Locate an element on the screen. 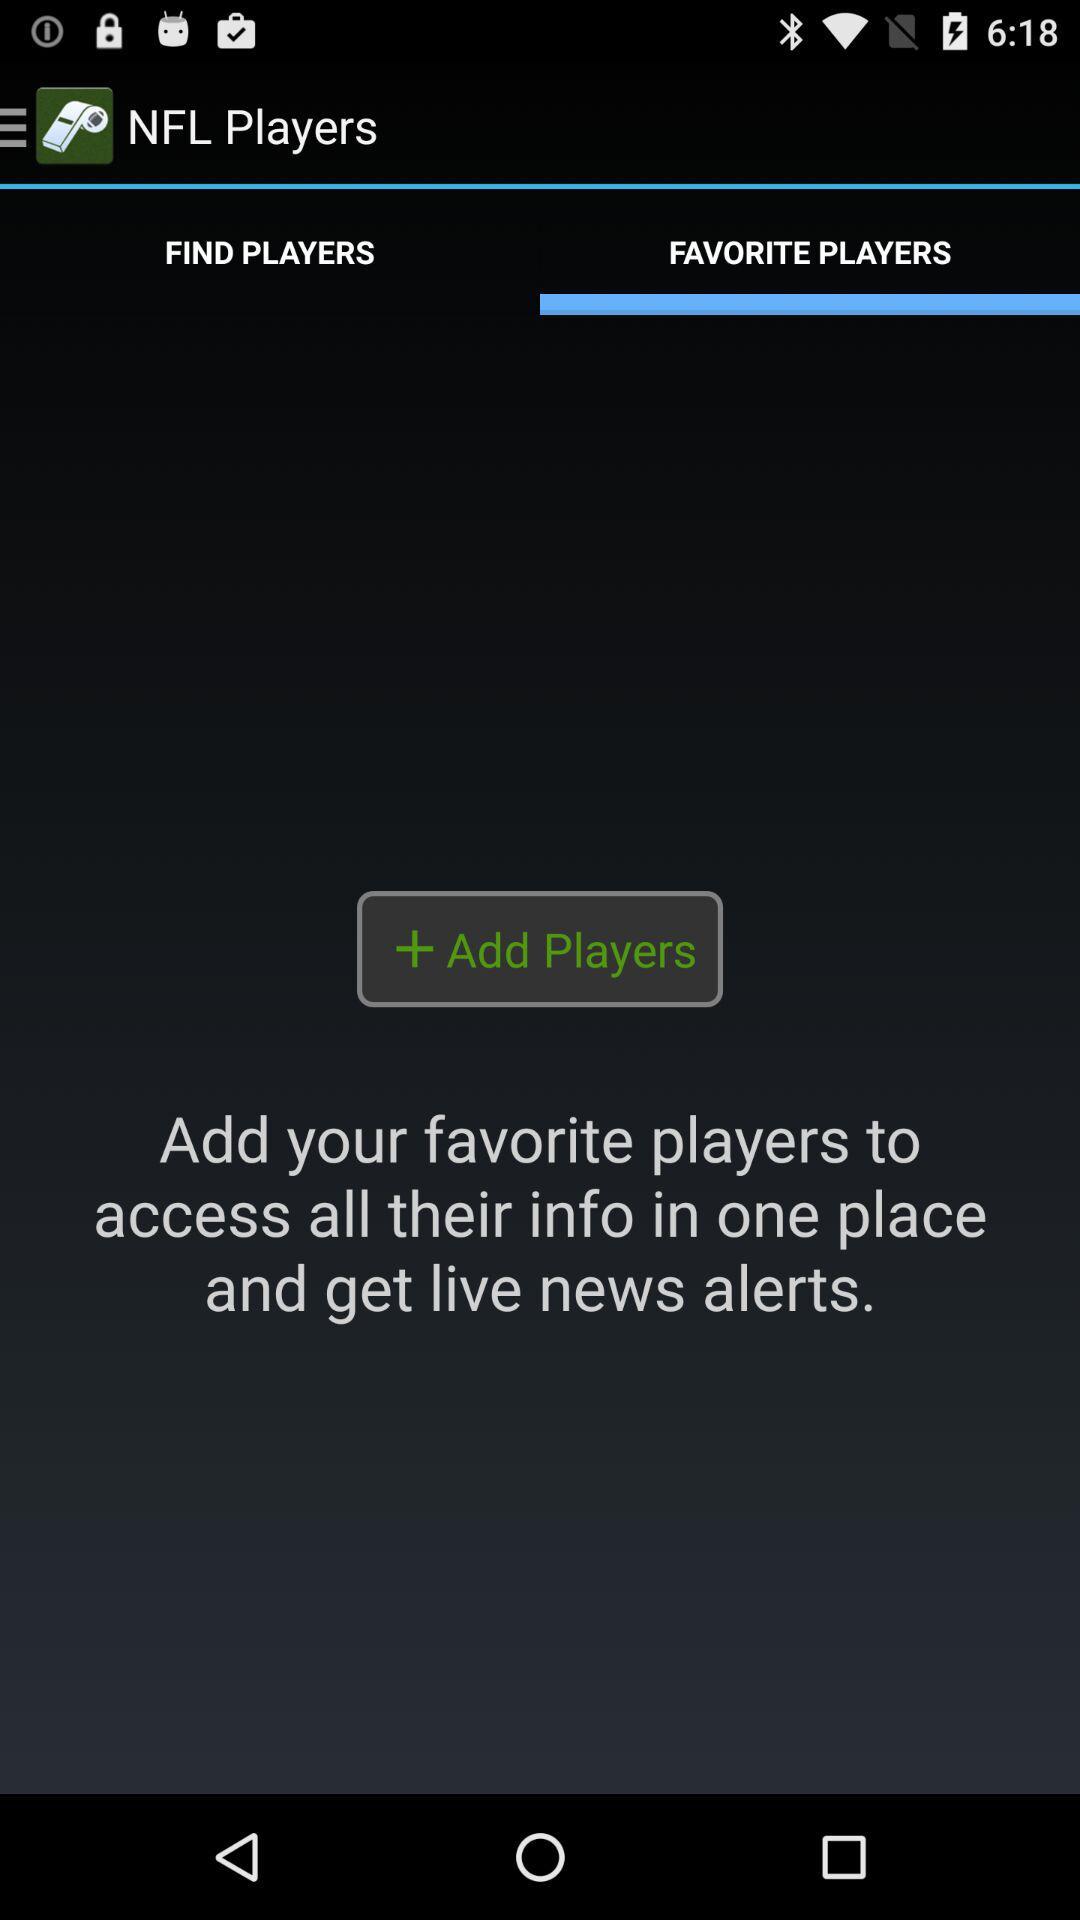 This screenshot has height=1920, width=1080. the highlighted portion included to add player is located at coordinates (540, 1053).